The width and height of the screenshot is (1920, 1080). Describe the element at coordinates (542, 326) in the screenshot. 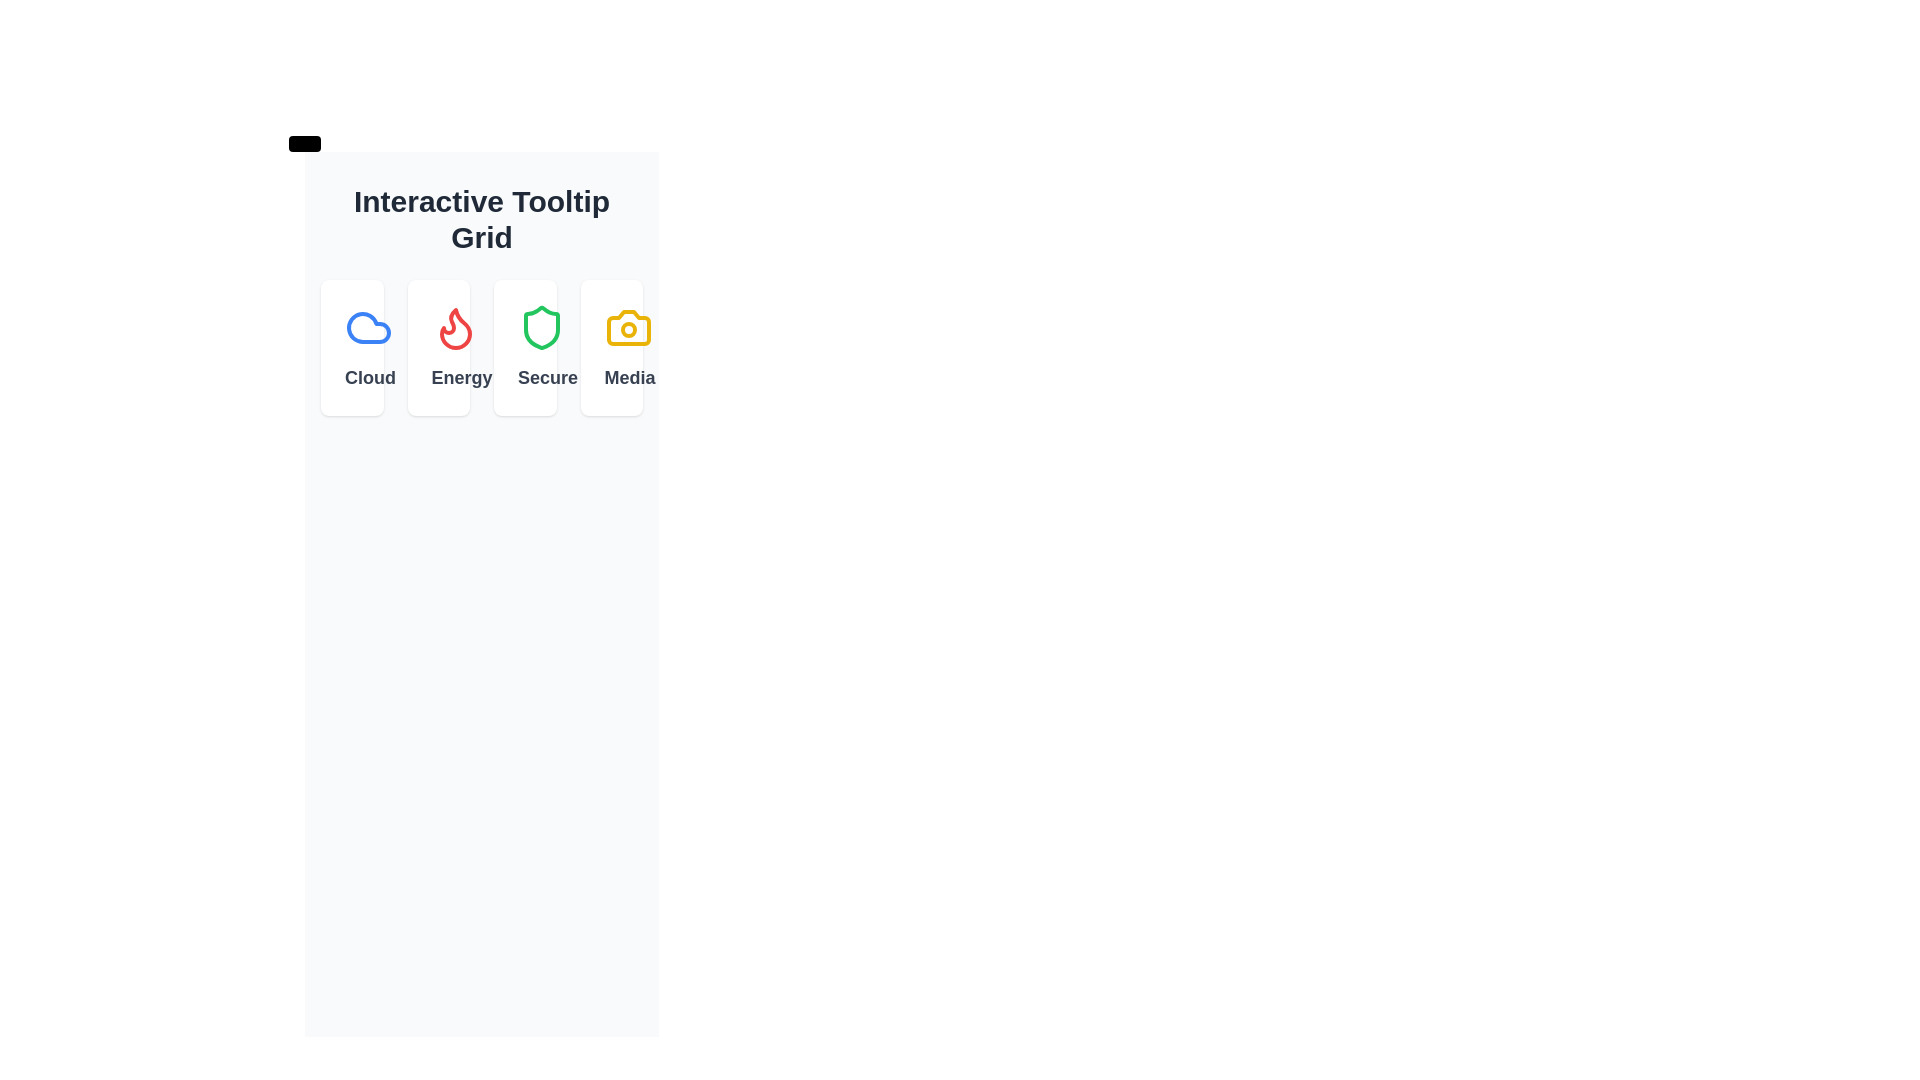

I see `the stylized green shield icon located in the 'Secure' section of the interface, which is positioned between the 'Energy' and 'Media' sections` at that location.